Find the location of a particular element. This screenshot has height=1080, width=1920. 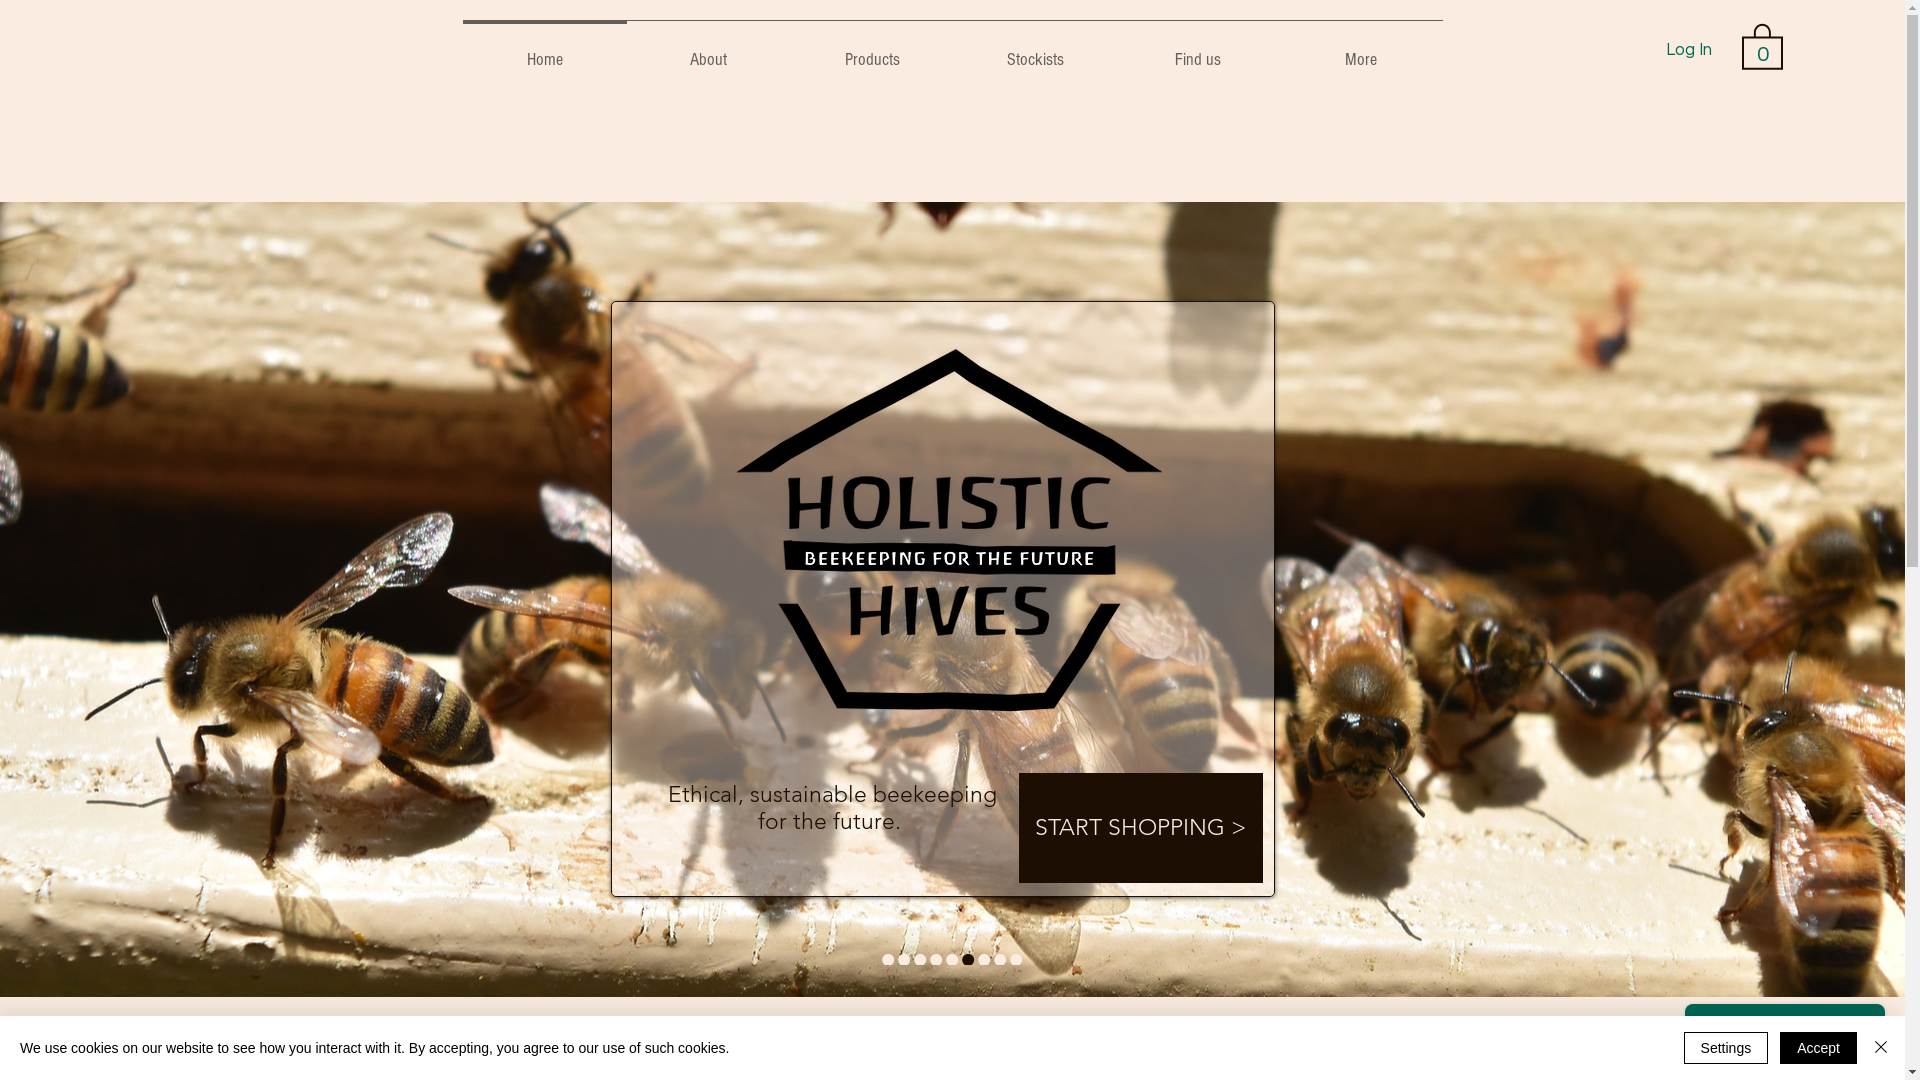

'START SHOPPING >' is located at coordinates (1017, 828).